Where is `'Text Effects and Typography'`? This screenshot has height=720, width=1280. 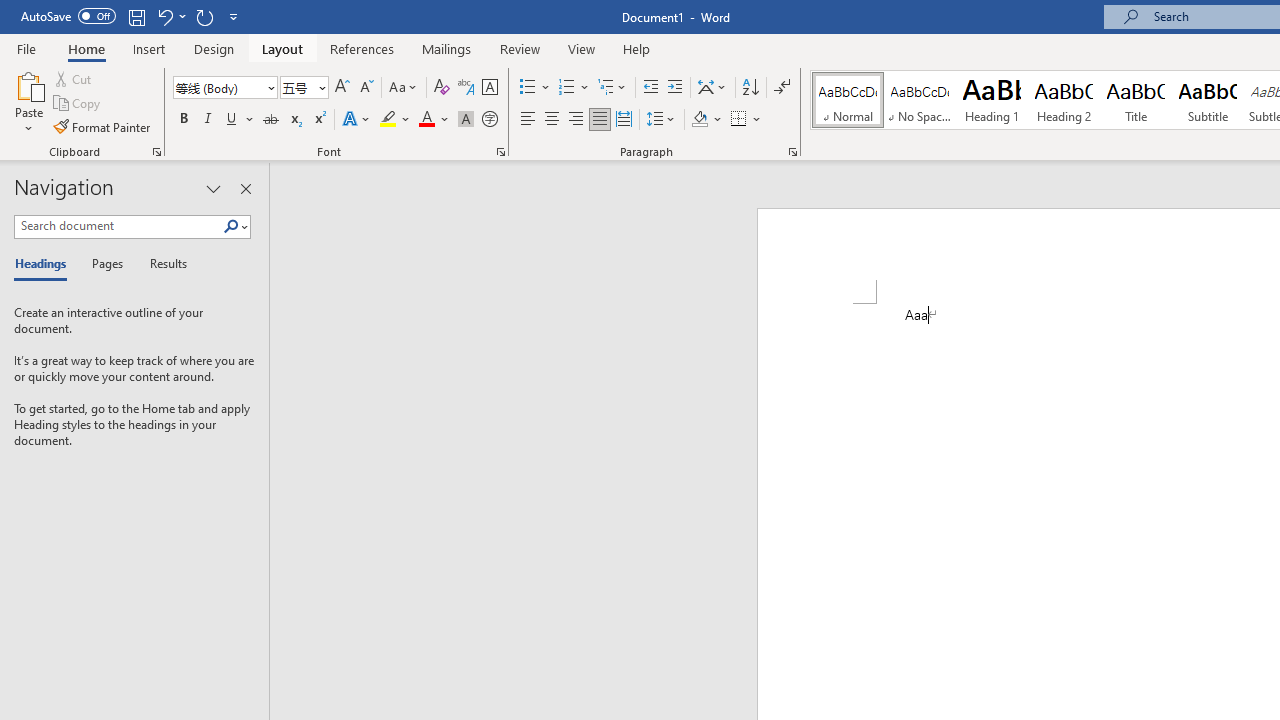
'Text Effects and Typography' is located at coordinates (357, 119).